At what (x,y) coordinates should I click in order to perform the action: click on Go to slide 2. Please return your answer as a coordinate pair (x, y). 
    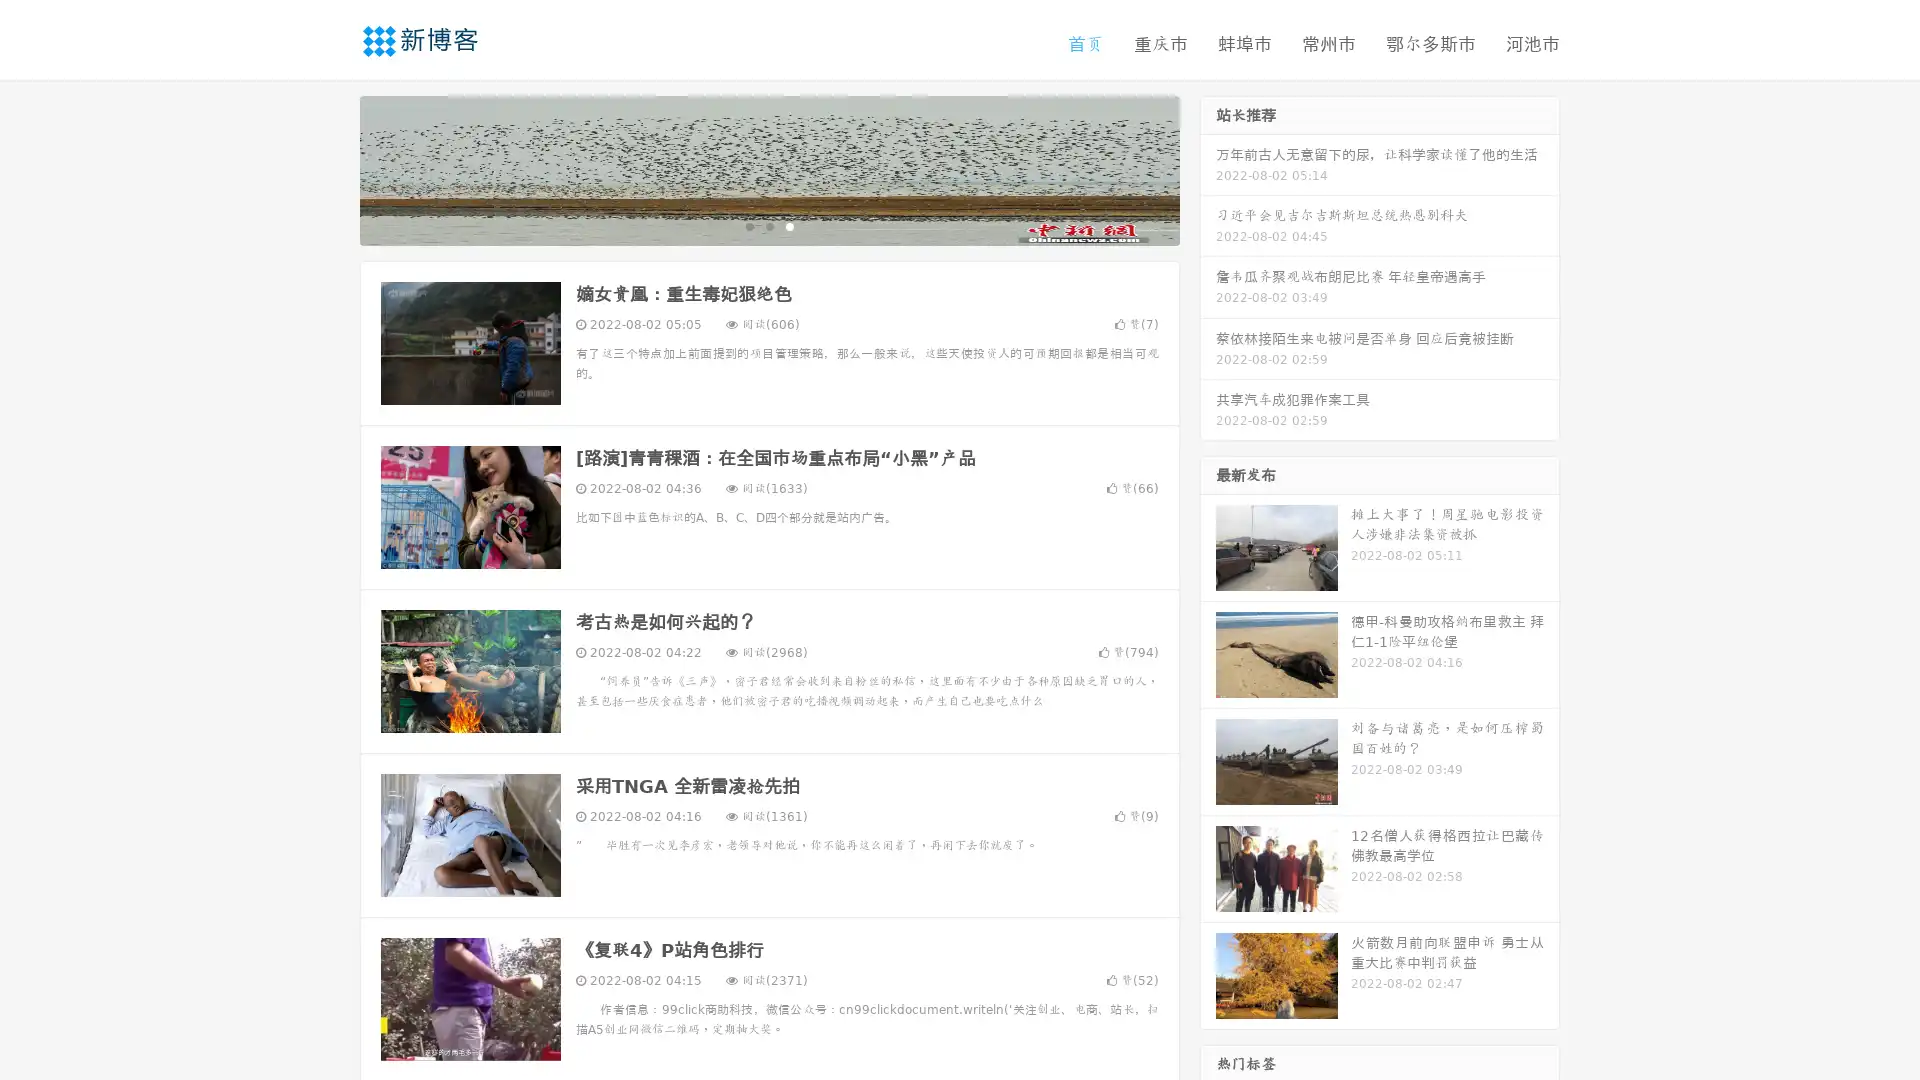
    Looking at the image, I should click on (768, 225).